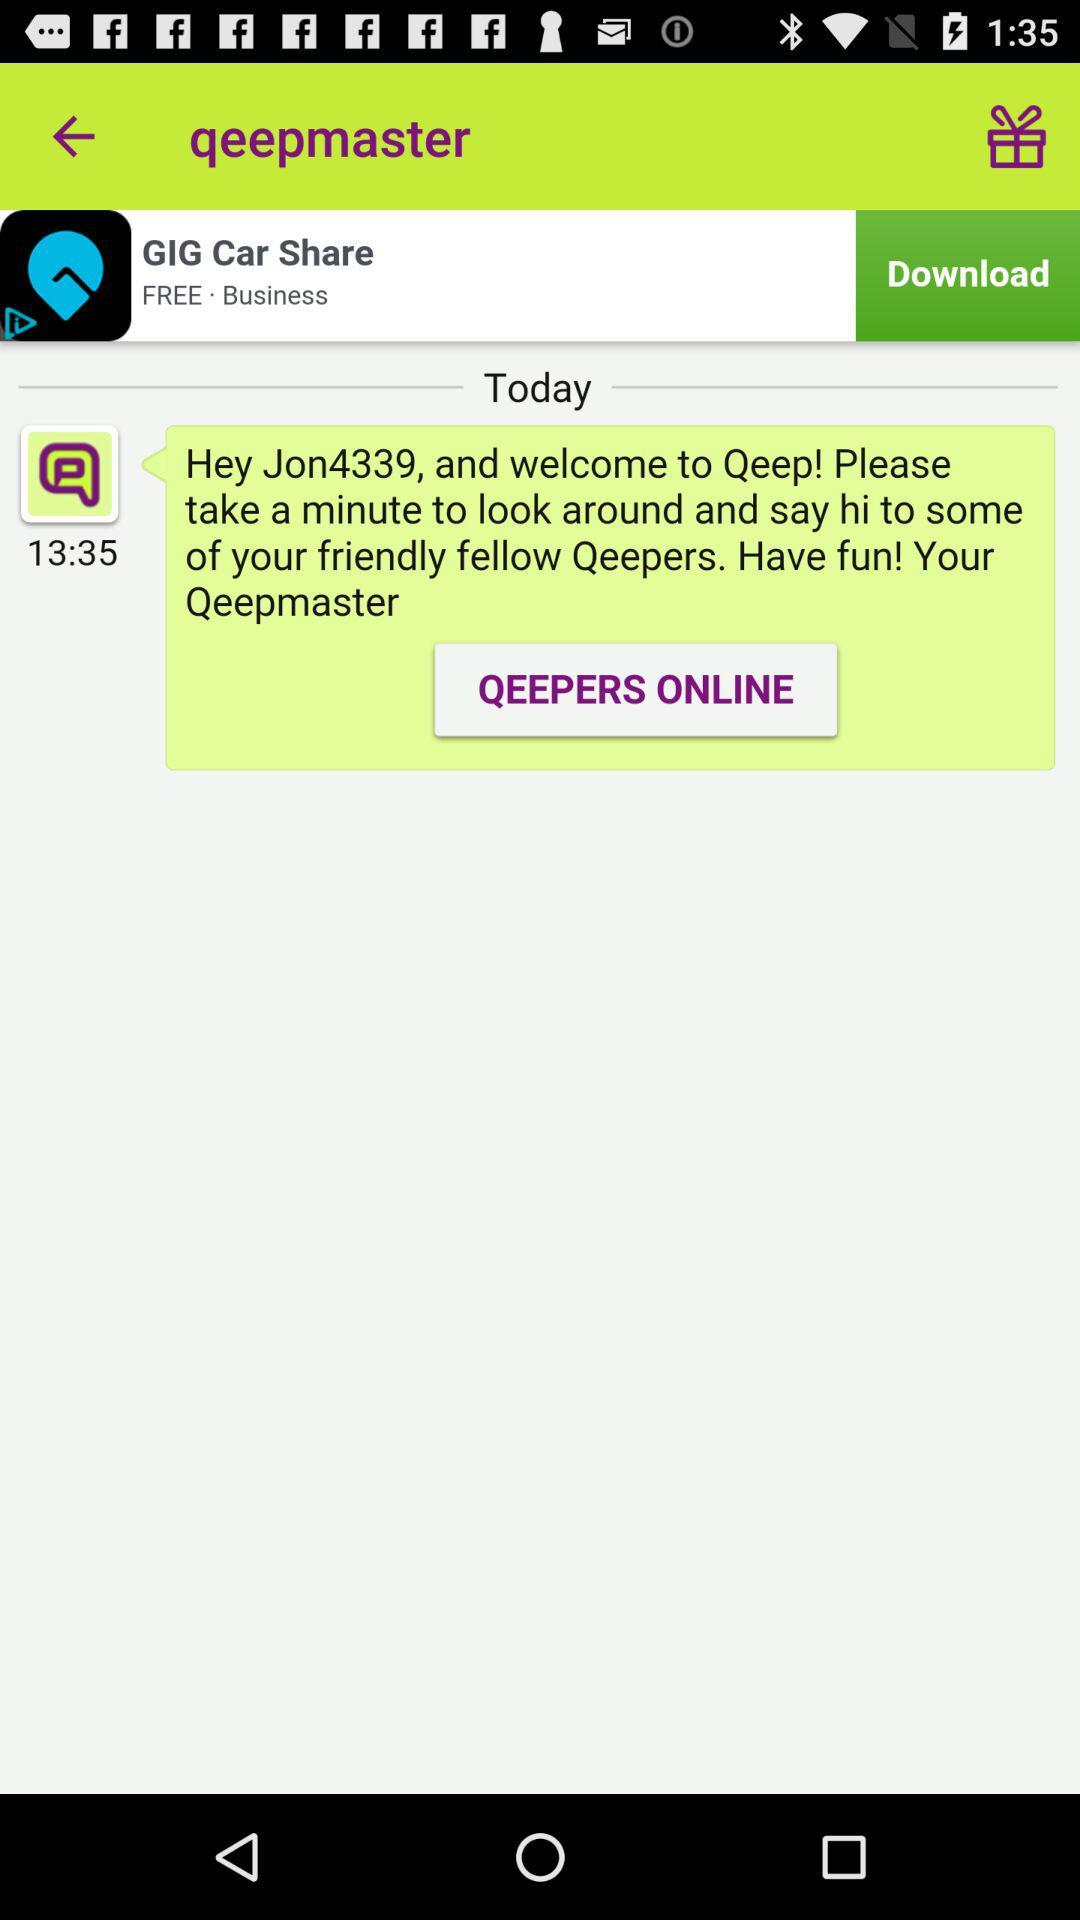  Describe the element at coordinates (540, 274) in the screenshot. I see `searching the file given` at that location.